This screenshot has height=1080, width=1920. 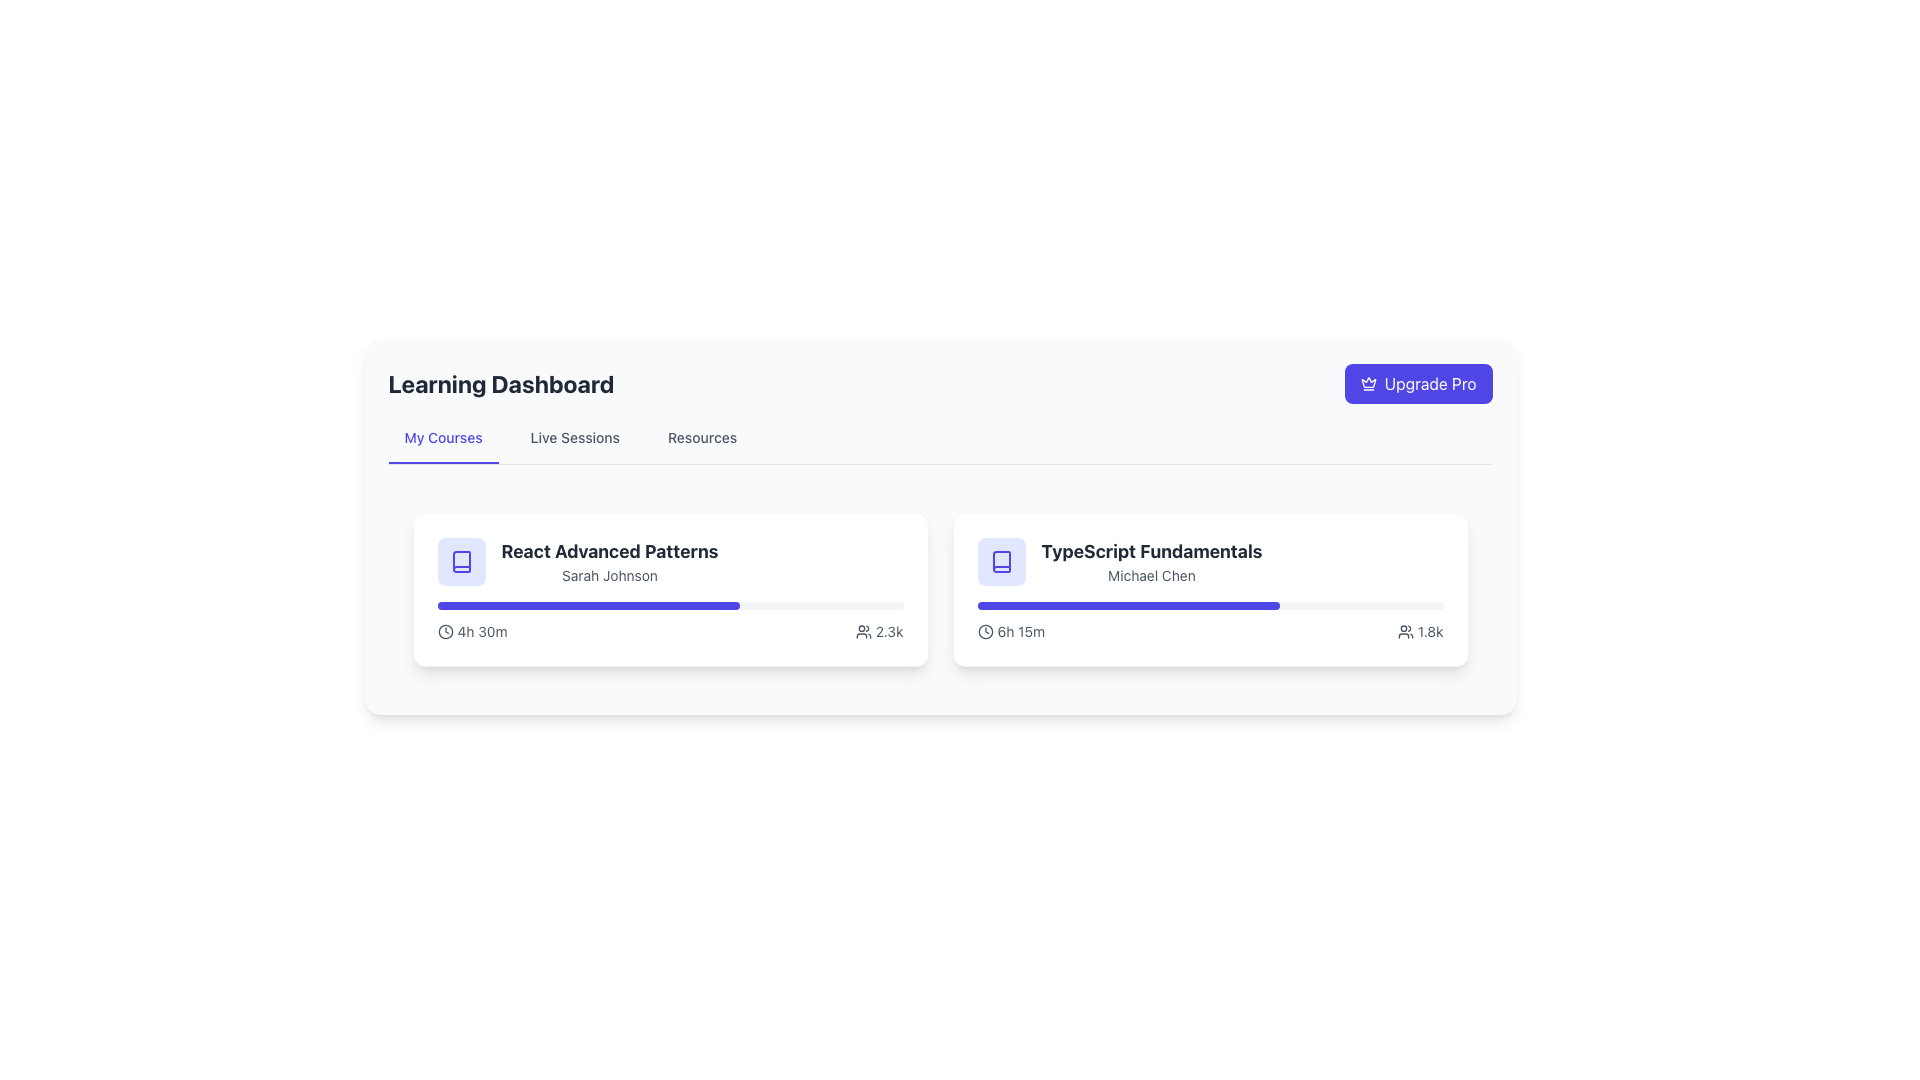 I want to click on the progress bar representing the completion of the 'React Advanced Patterns' course located in the left card of the 'My Courses' section, positioned below the course title, so click(x=670, y=604).